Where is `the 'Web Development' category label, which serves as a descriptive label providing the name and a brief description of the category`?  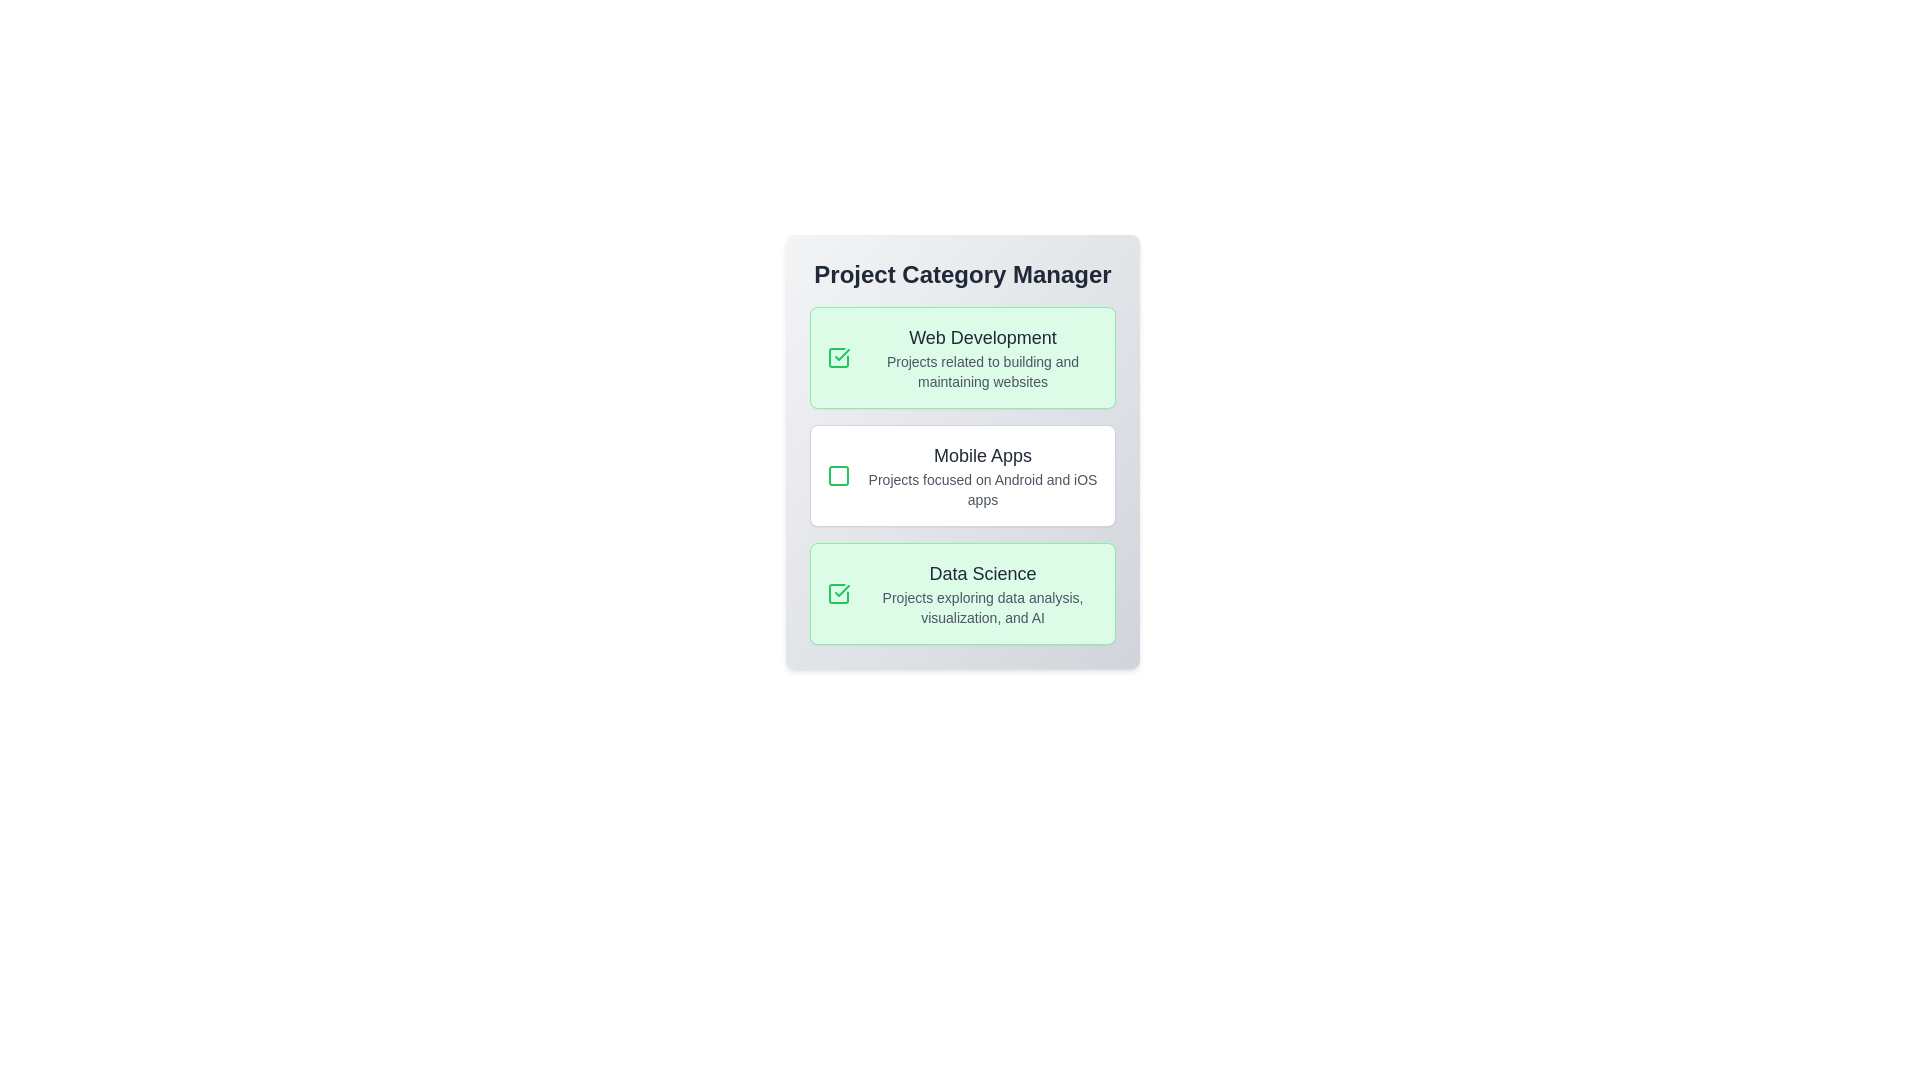 the 'Web Development' category label, which serves as a descriptive label providing the name and a brief description of the category is located at coordinates (983, 357).